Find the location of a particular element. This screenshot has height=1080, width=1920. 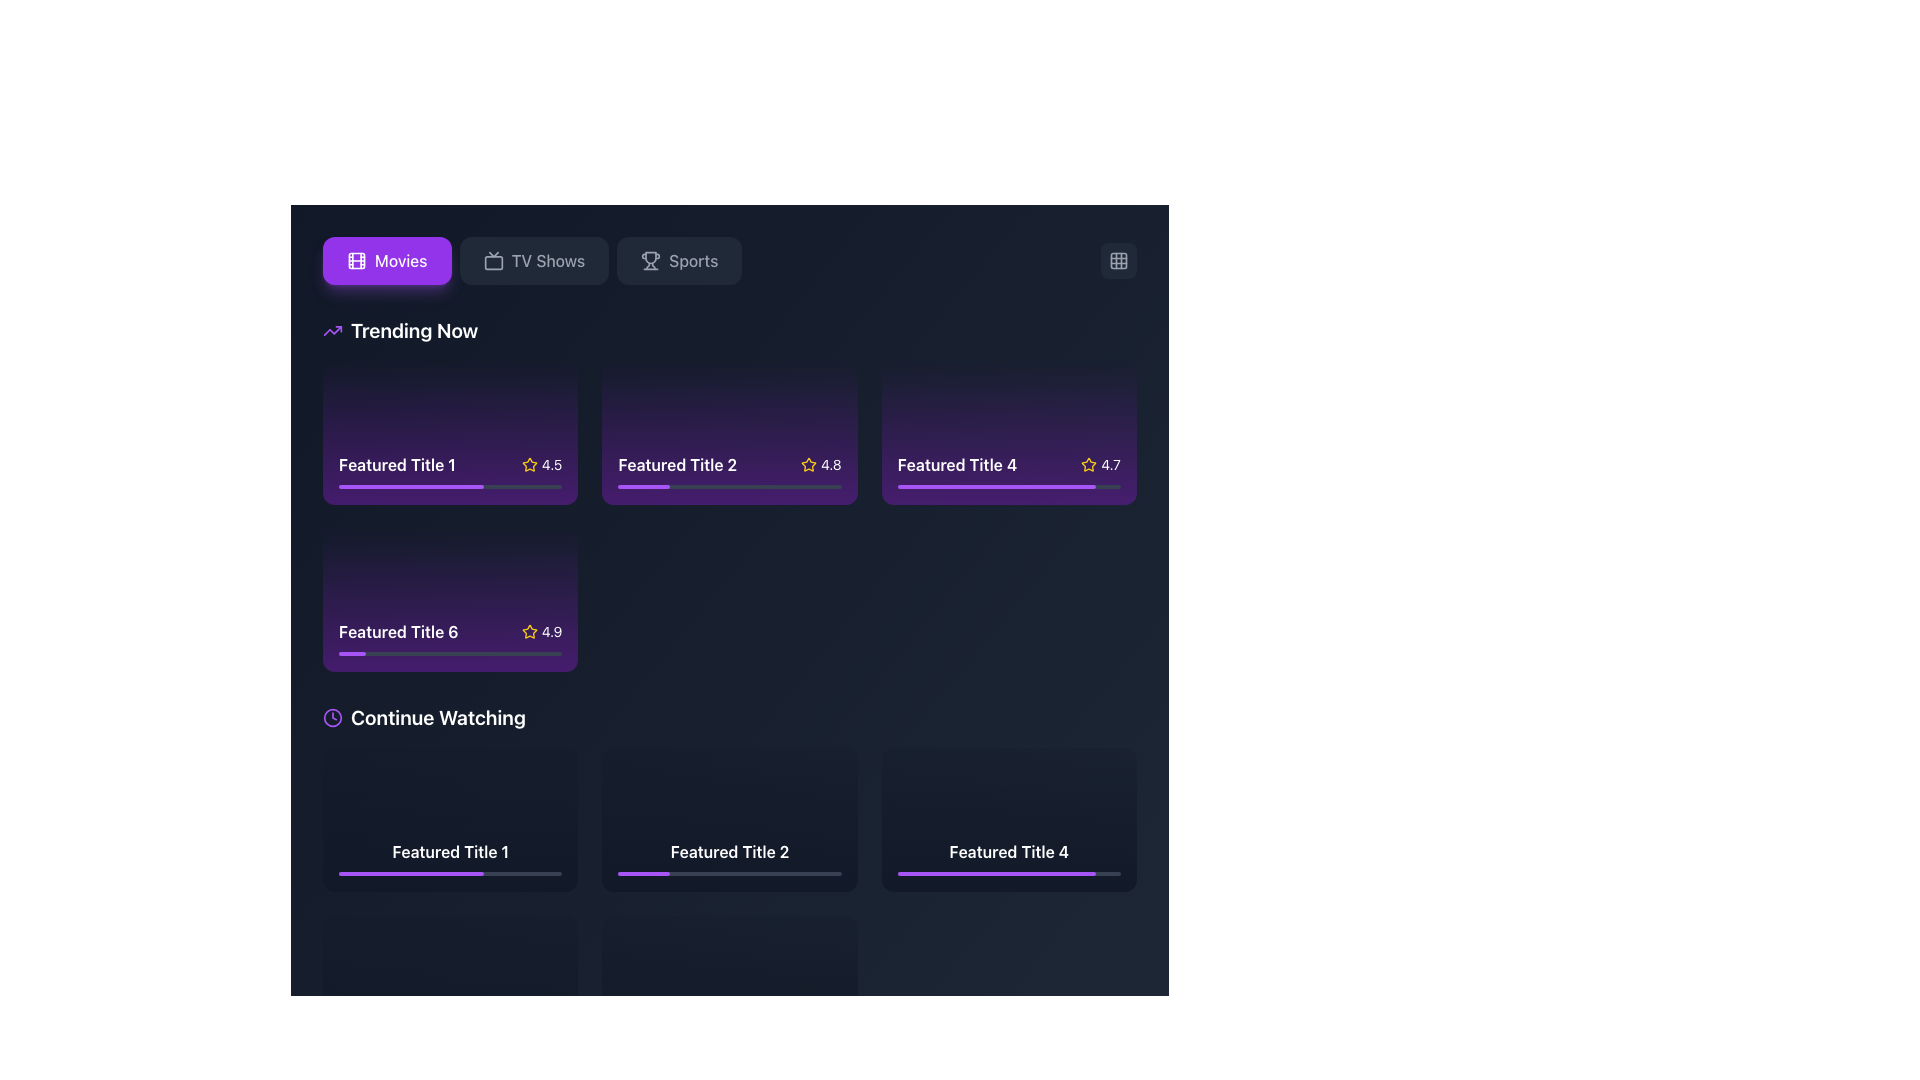

the button in the top-right corner that toggles the view or display format of items below, including 'Movies', 'TV Shows', and 'Sports' is located at coordinates (1117, 260).